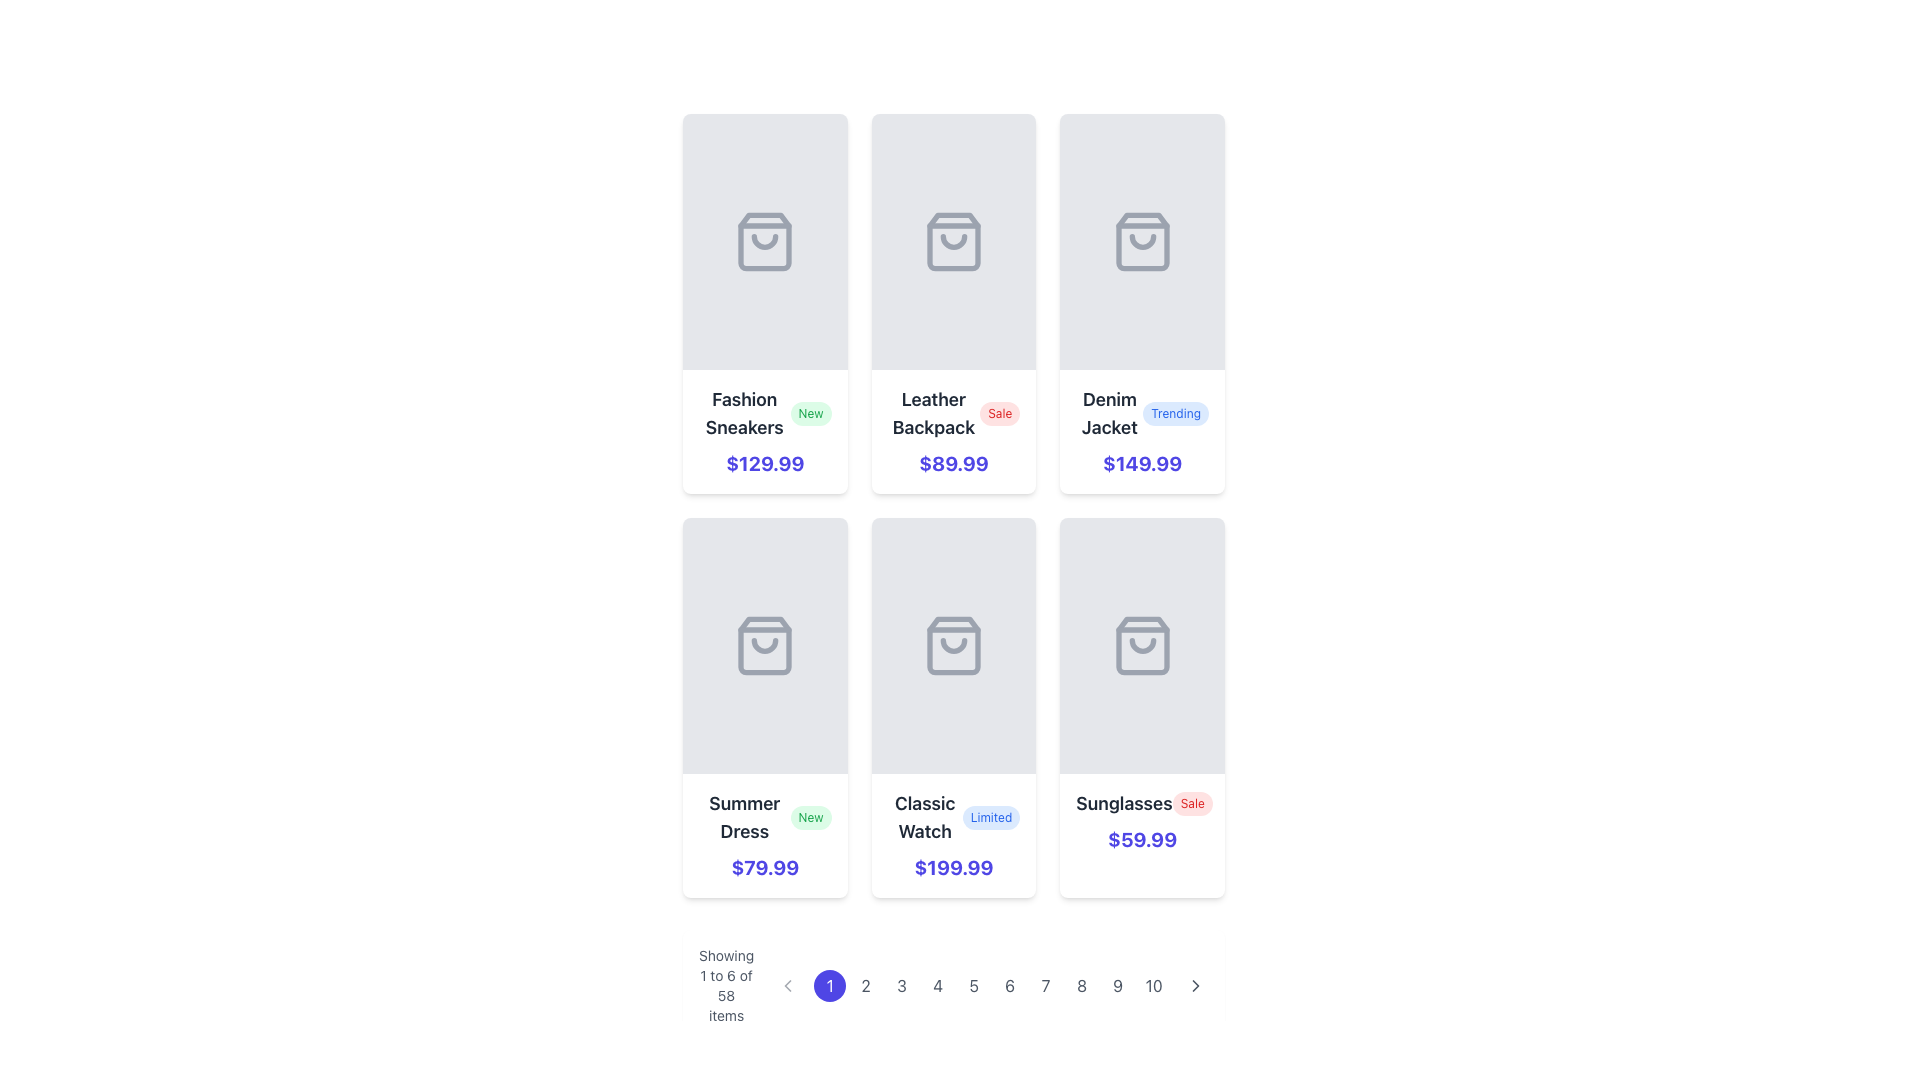 The height and width of the screenshot is (1080, 1920). I want to click on the left-pointing chevron icon within the rounded button, so click(787, 985).